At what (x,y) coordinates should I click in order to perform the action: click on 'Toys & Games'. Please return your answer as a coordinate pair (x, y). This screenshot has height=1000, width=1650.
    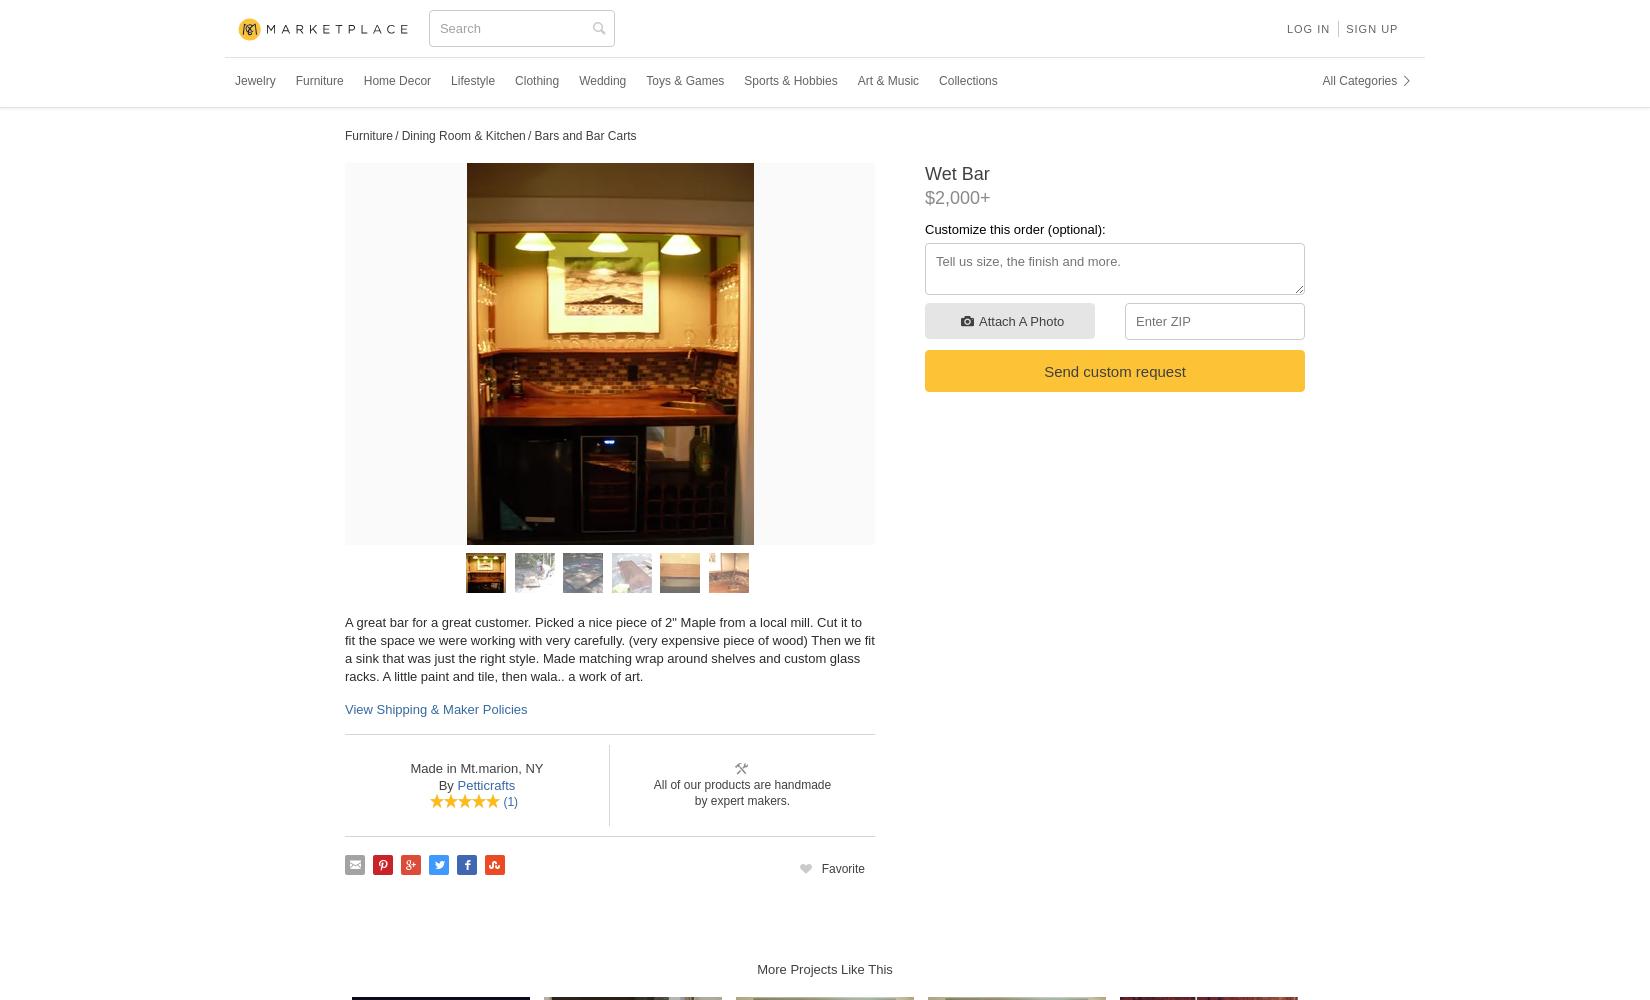
    Looking at the image, I should click on (684, 80).